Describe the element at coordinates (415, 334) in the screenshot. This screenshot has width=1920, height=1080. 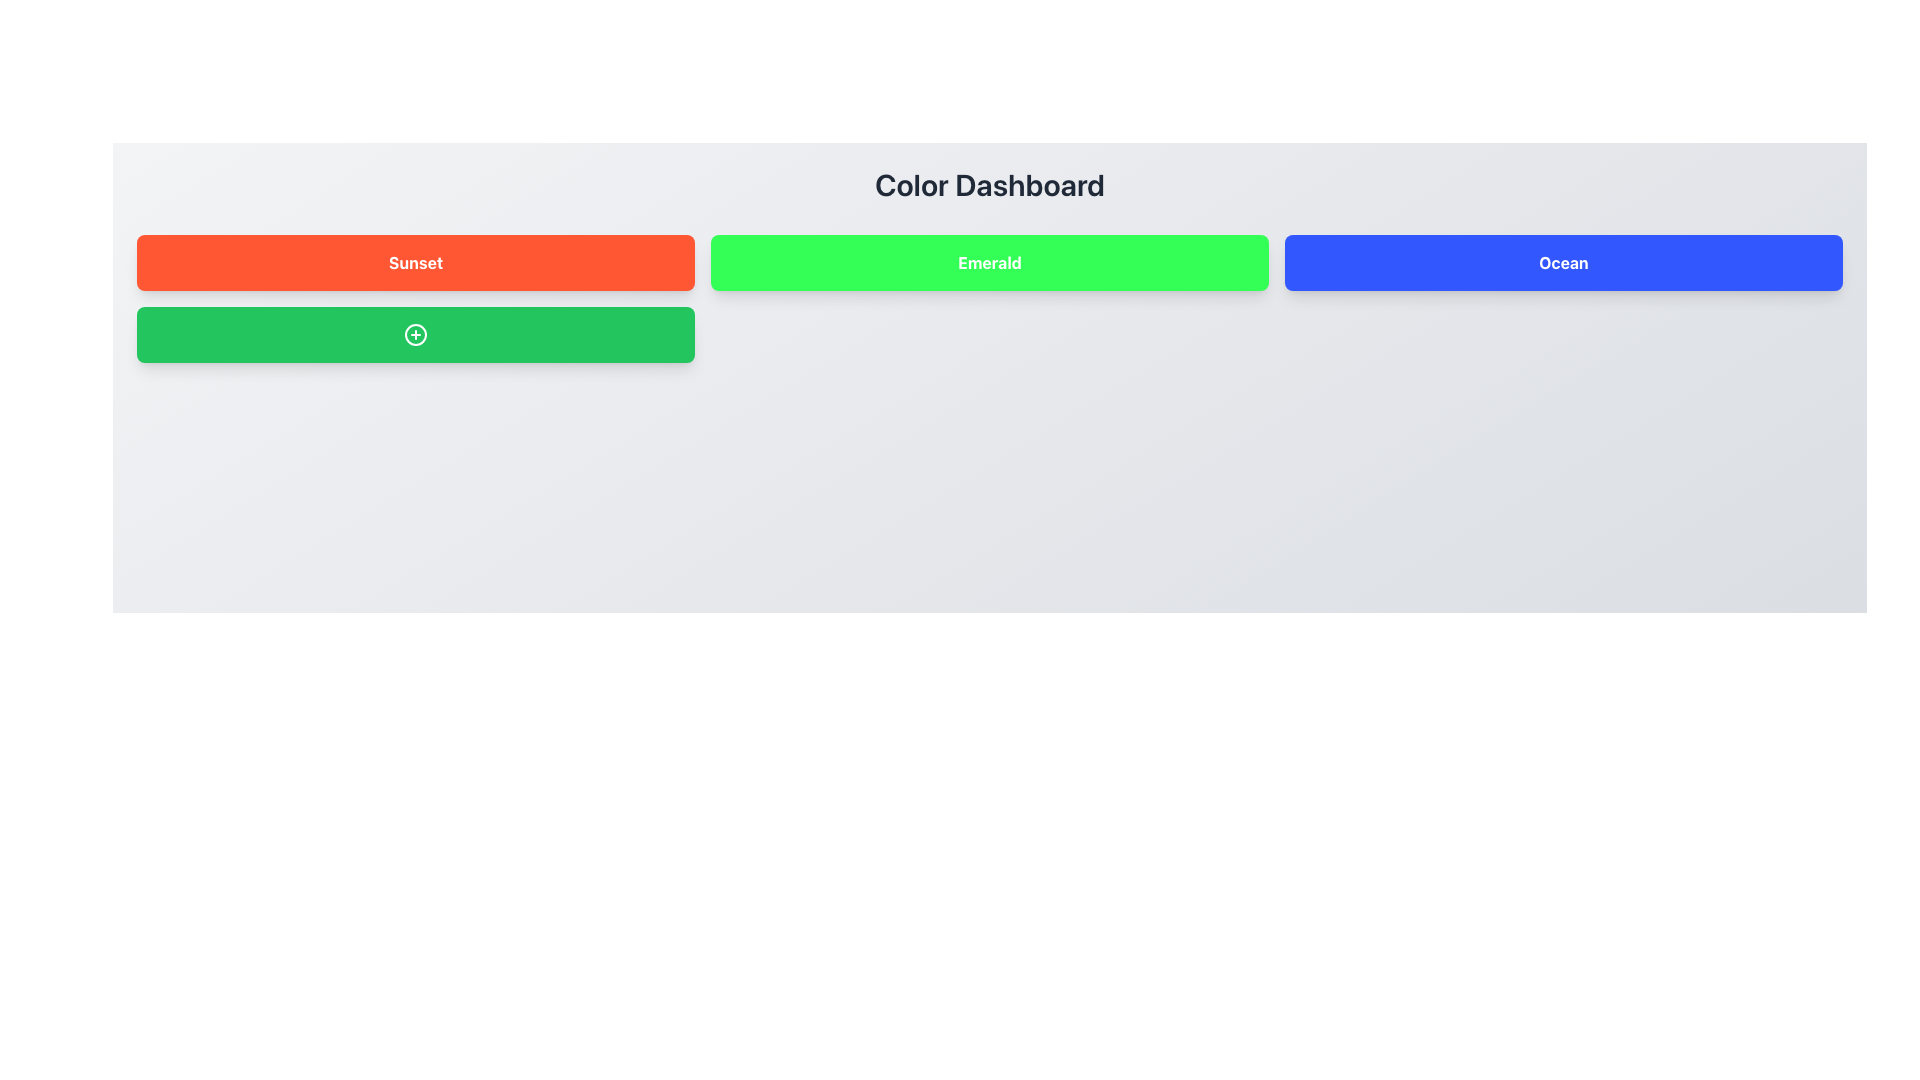
I see `the Circle SVG Element that represents a 'plus' sign inside a circular icon, located in the lower green rectangular section below the 'Sunset' section` at that location.